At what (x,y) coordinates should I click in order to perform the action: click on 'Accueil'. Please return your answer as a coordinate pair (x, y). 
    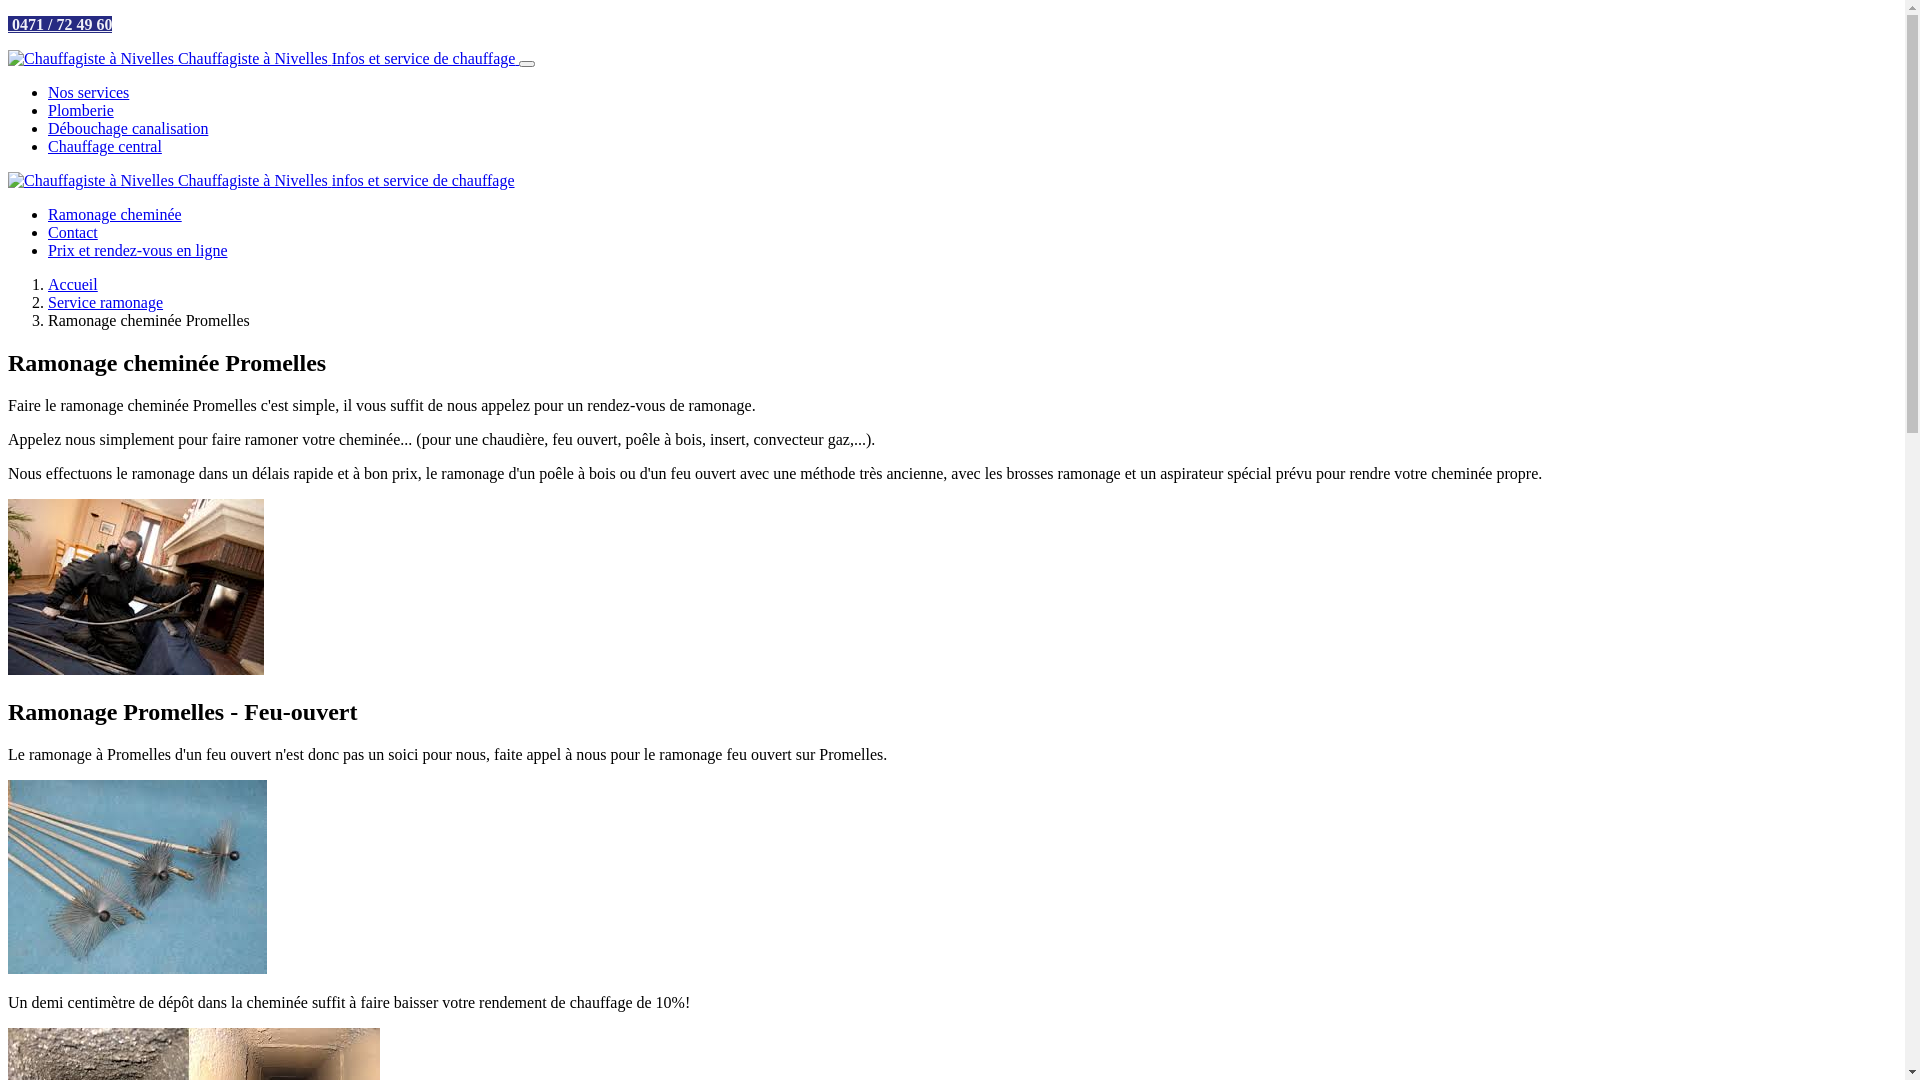
    Looking at the image, I should click on (72, 284).